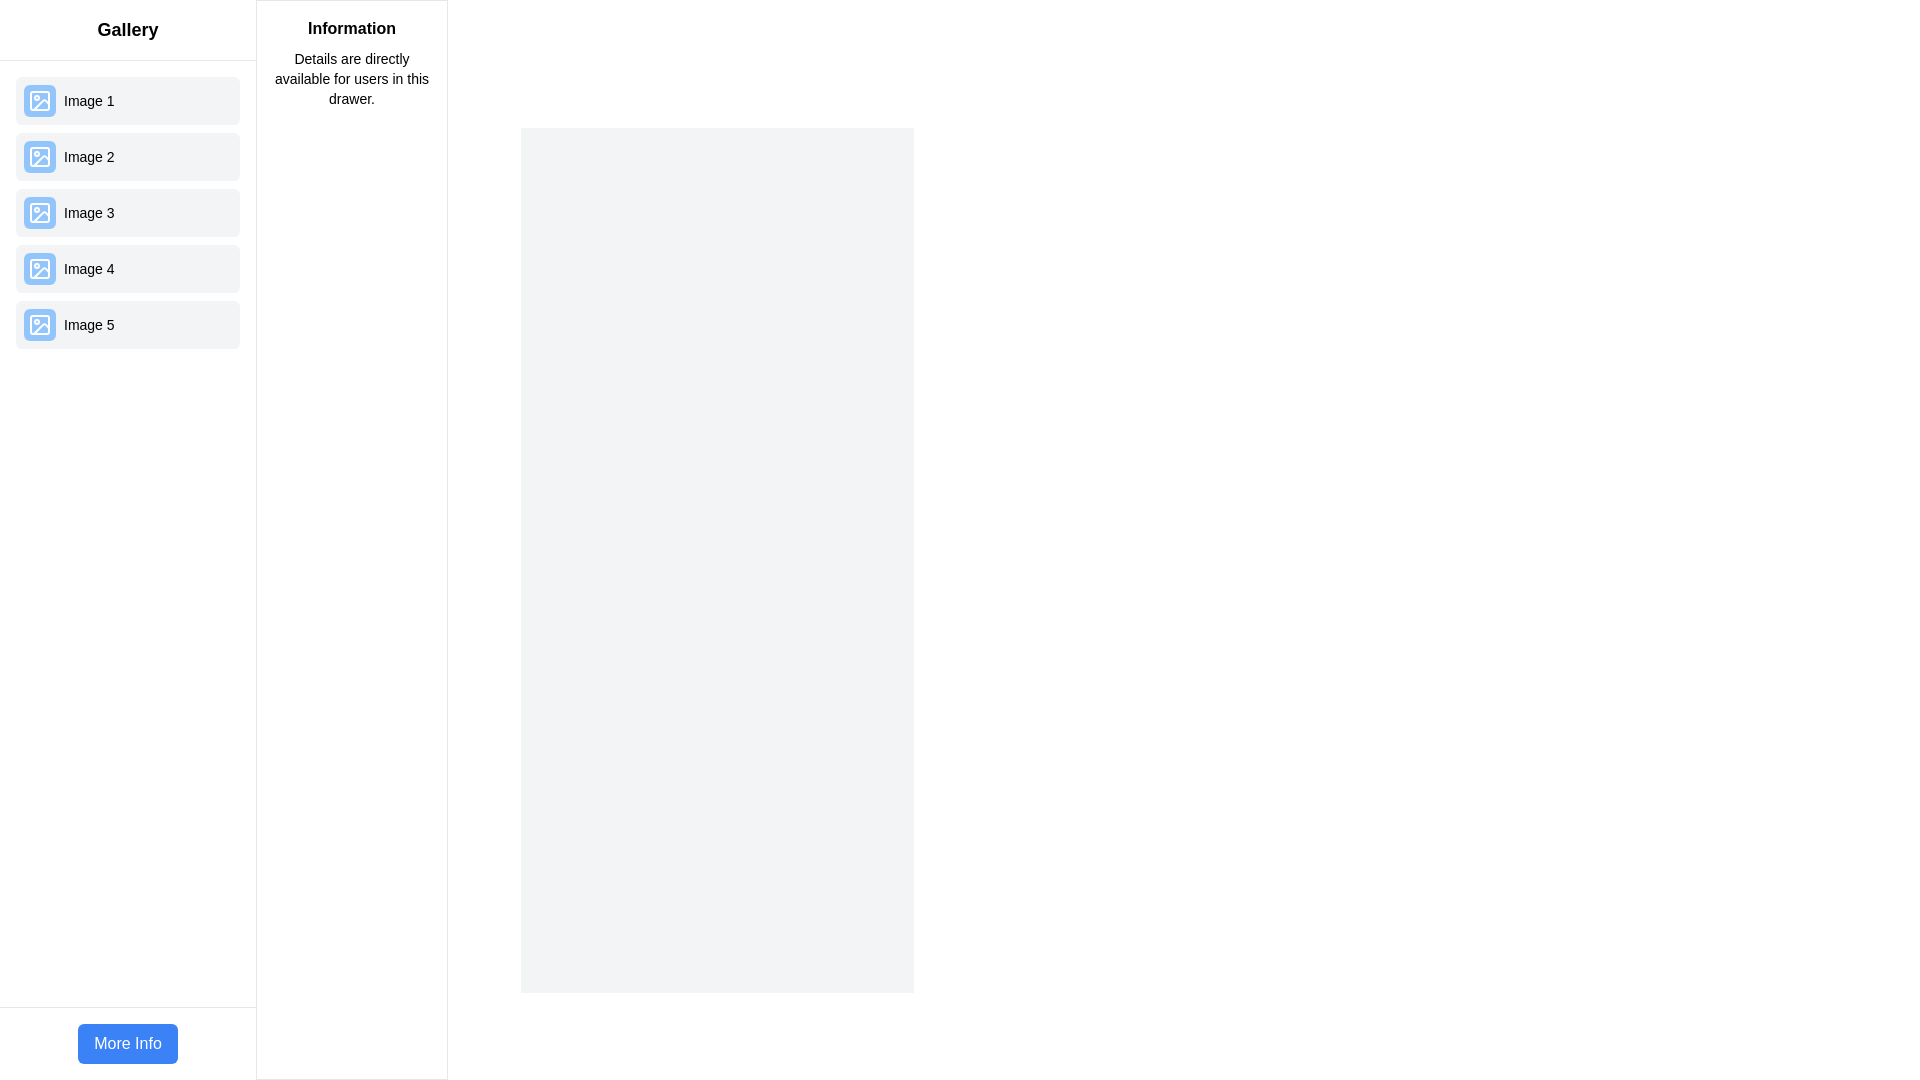 This screenshot has width=1920, height=1080. What do you see at coordinates (39, 100) in the screenshot?
I see `the photo frame icon located in the left sidebar under the 'Gallery' section` at bounding box center [39, 100].